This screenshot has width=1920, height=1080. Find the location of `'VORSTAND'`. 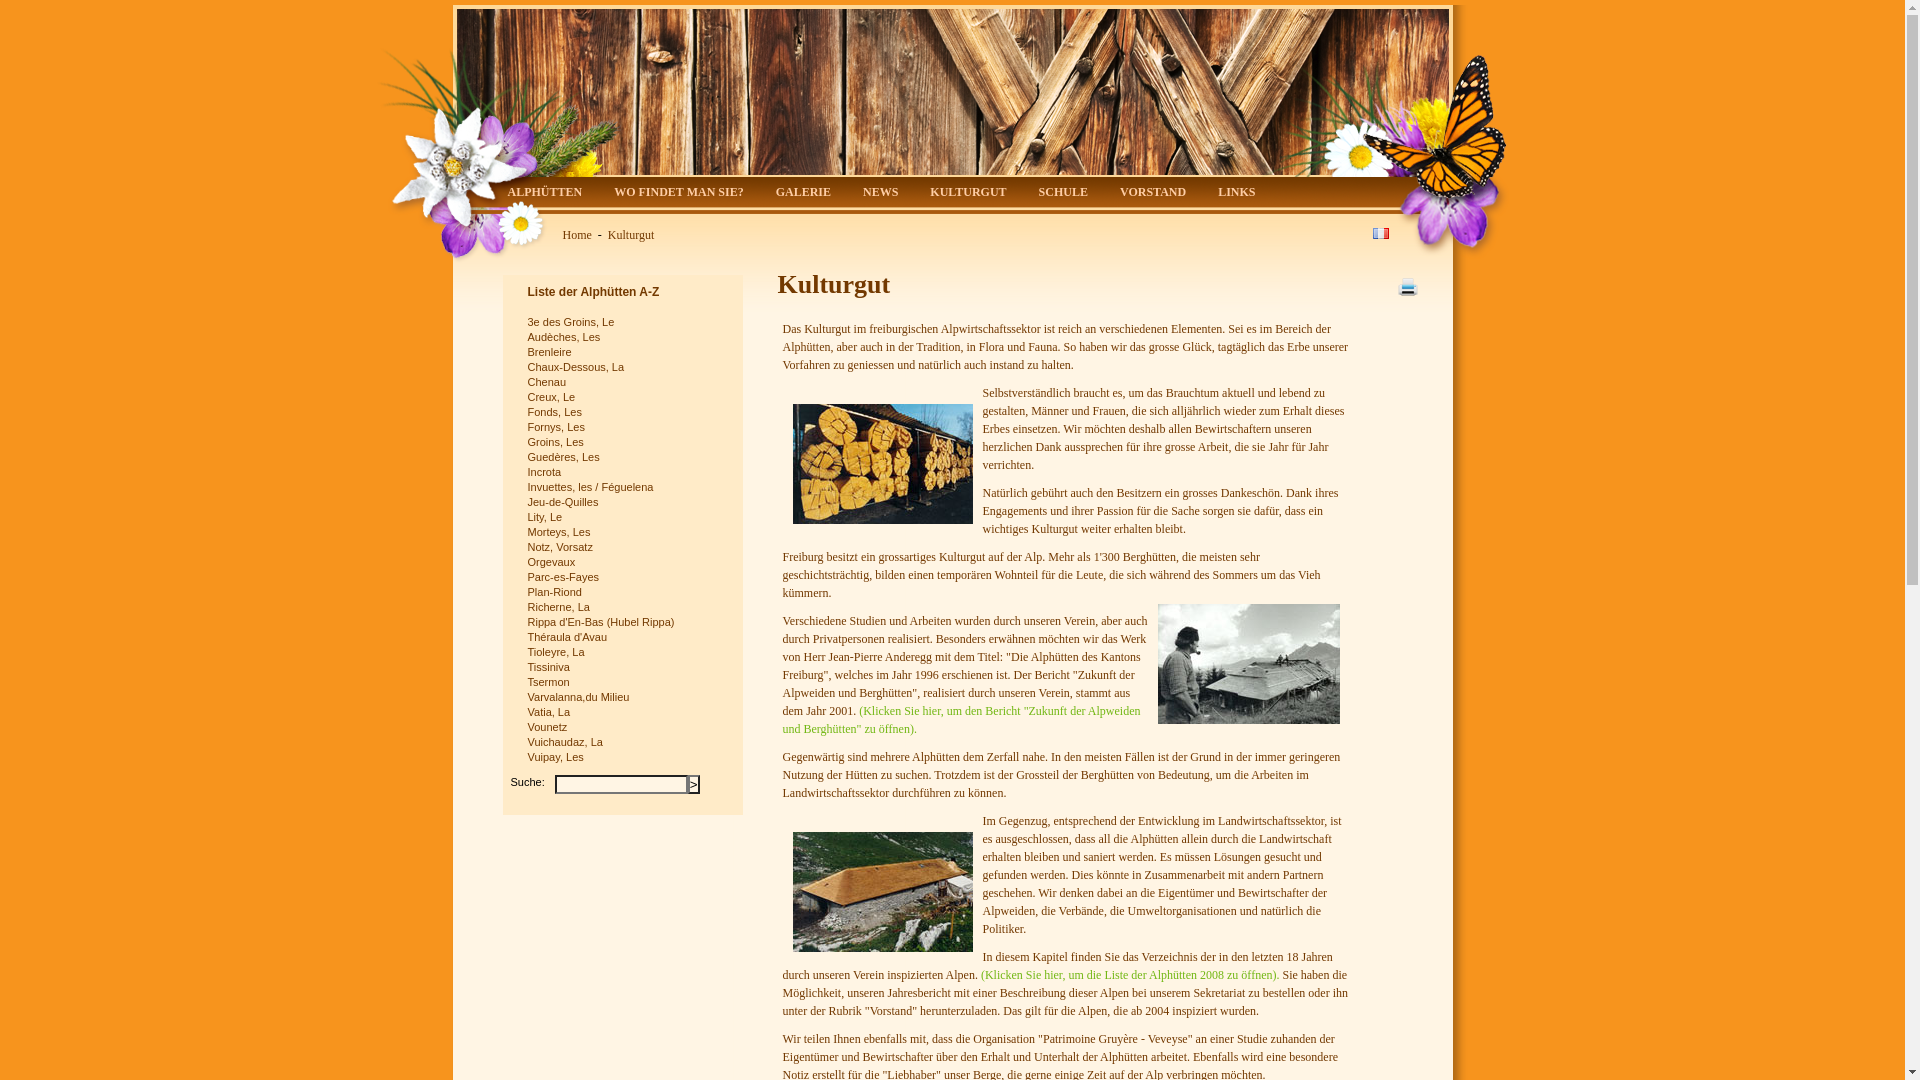

'VORSTAND' is located at coordinates (1152, 193).